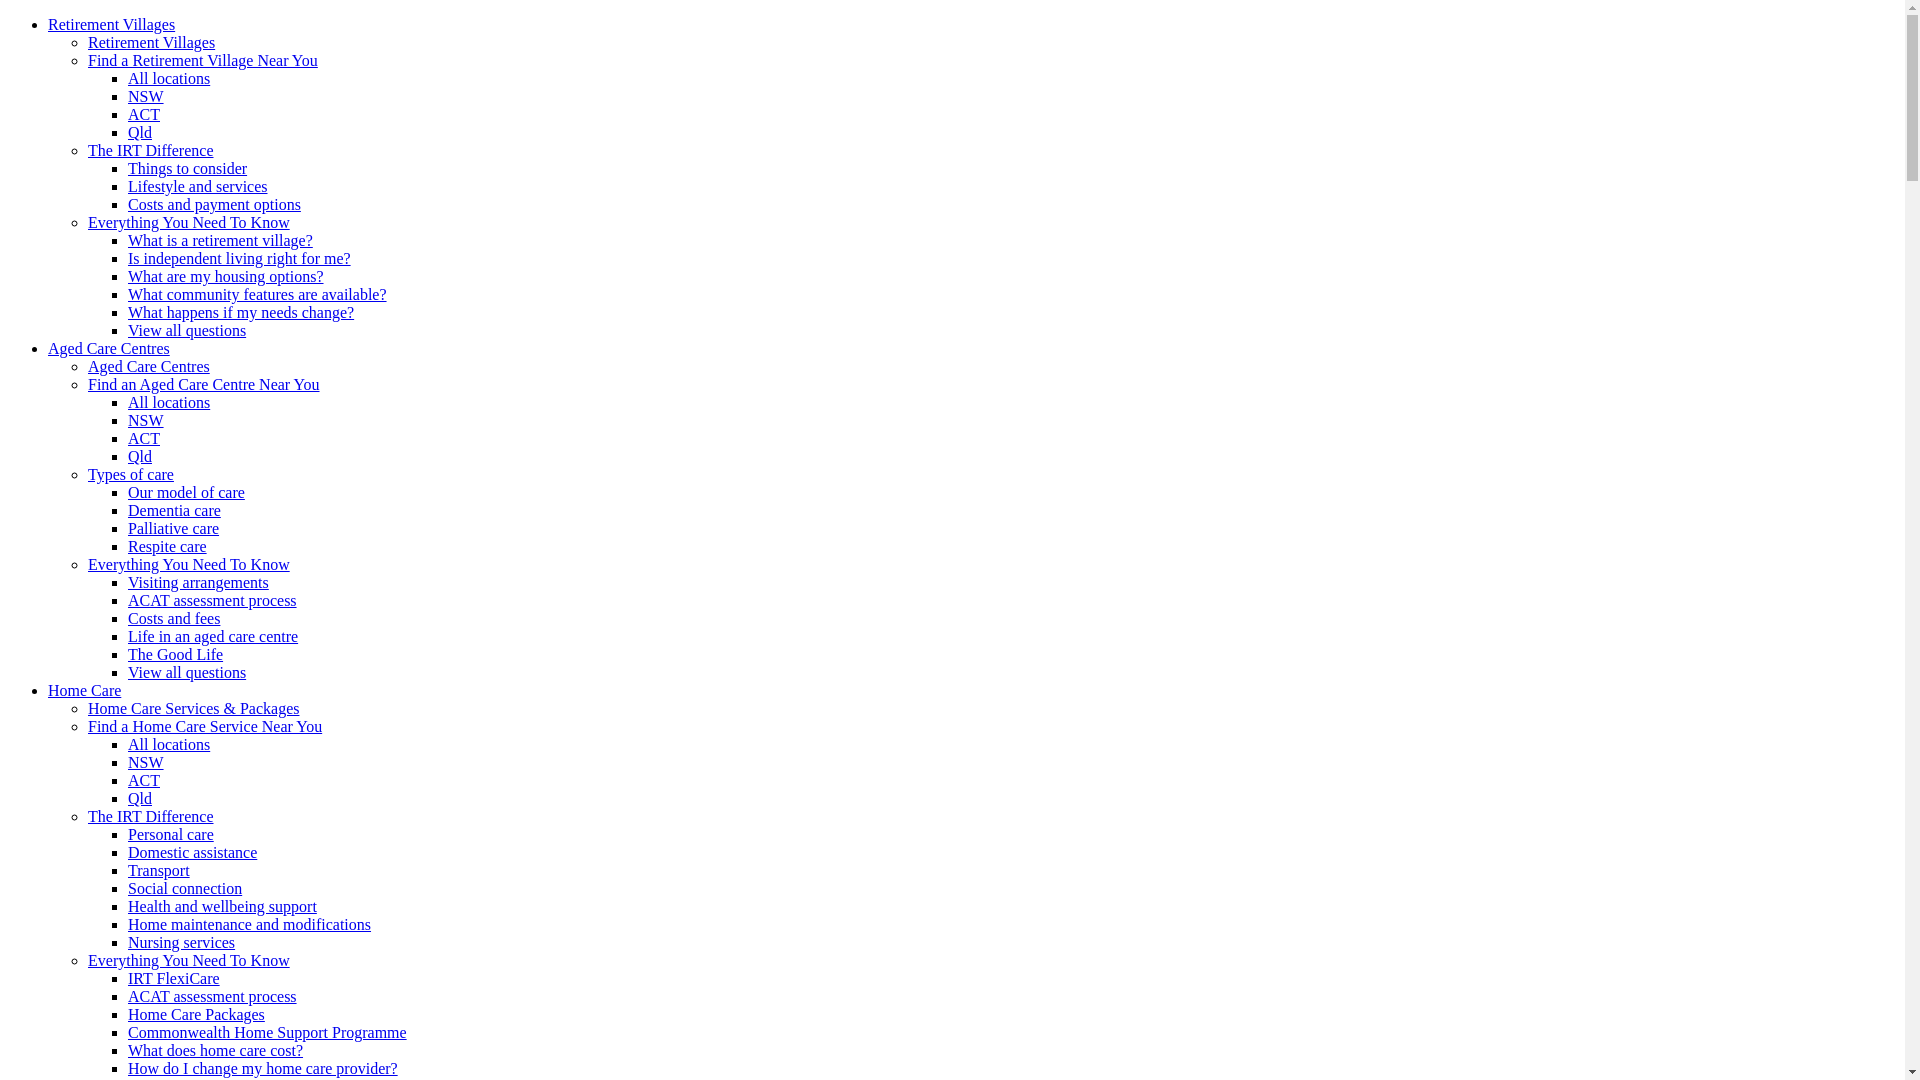  I want to click on 'Palliative care', so click(127, 527).